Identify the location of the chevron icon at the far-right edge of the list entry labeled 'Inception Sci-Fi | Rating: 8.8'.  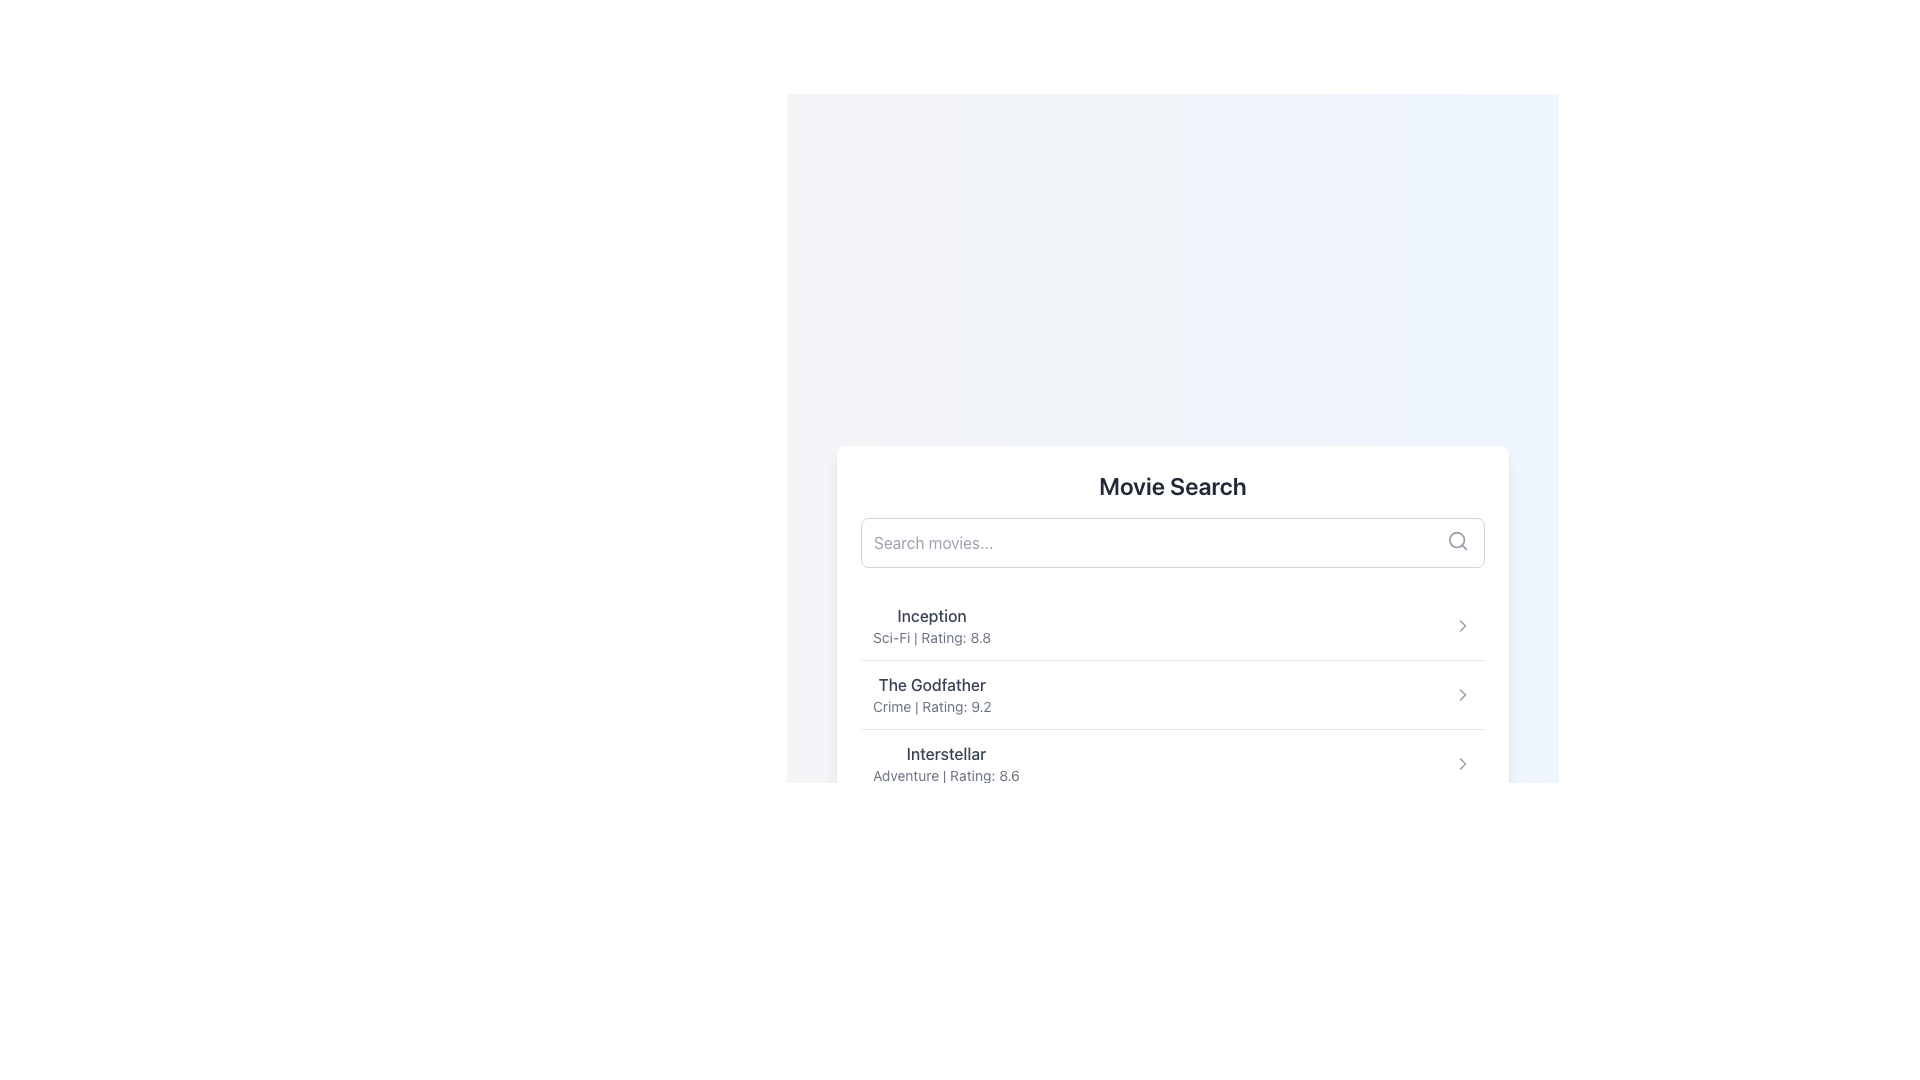
(1463, 624).